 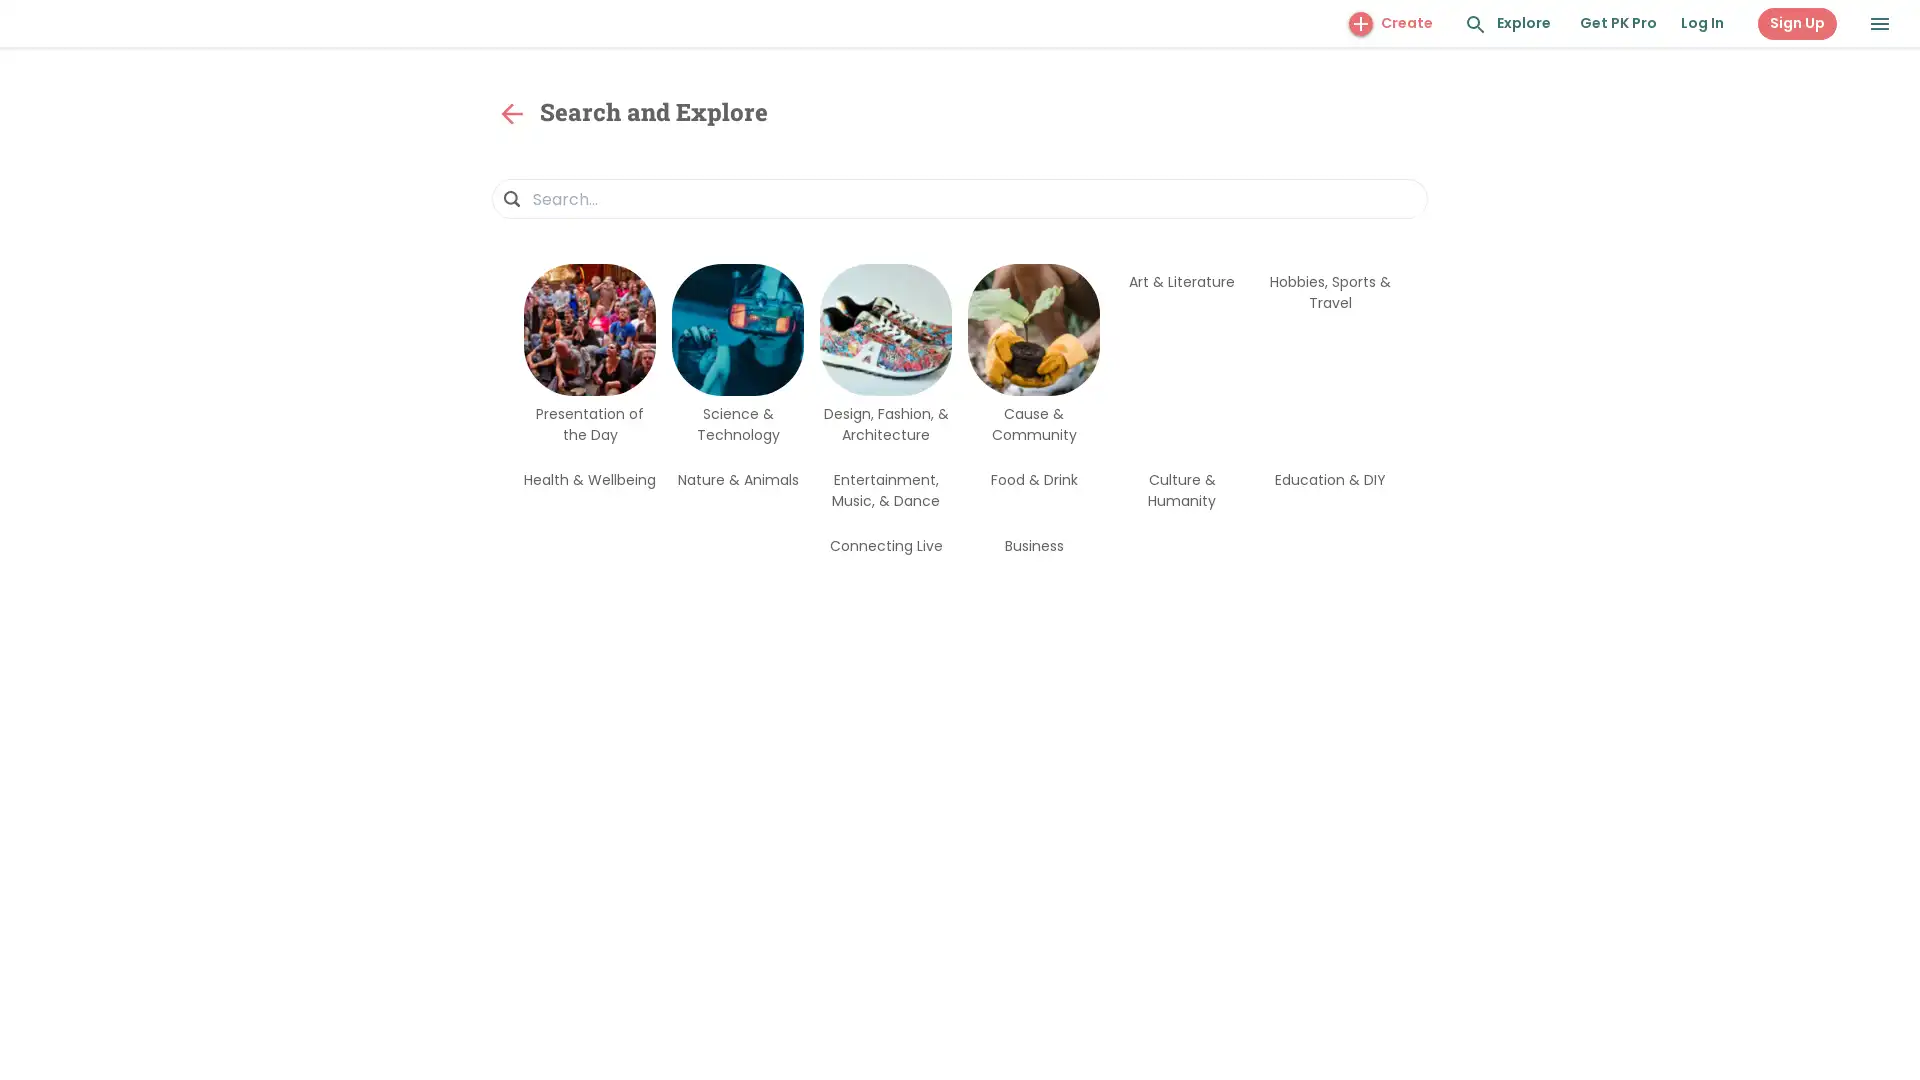 What do you see at coordinates (1797, 23) in the screenshot?
I see `Sign Up` at bounding box center [1797, 23].